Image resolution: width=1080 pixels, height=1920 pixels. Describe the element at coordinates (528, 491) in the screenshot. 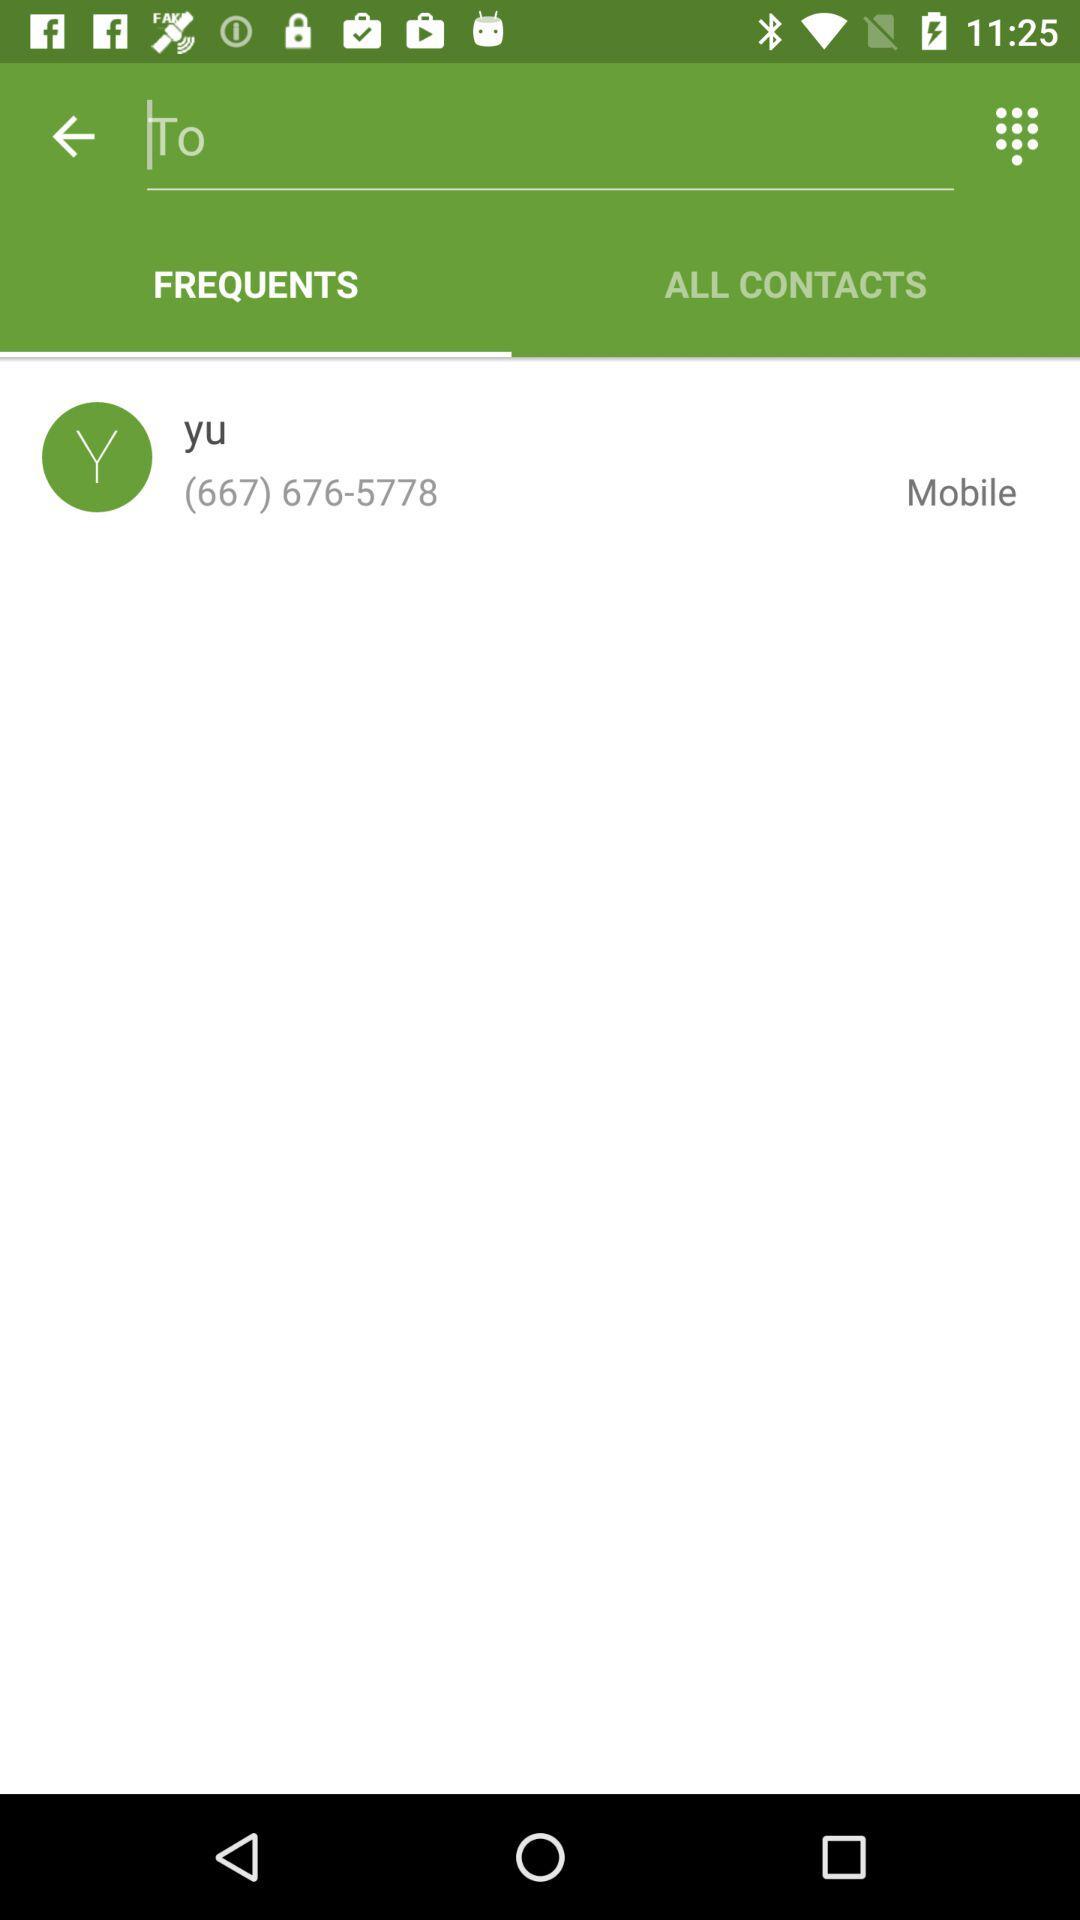

I see `item below yu` at that location.